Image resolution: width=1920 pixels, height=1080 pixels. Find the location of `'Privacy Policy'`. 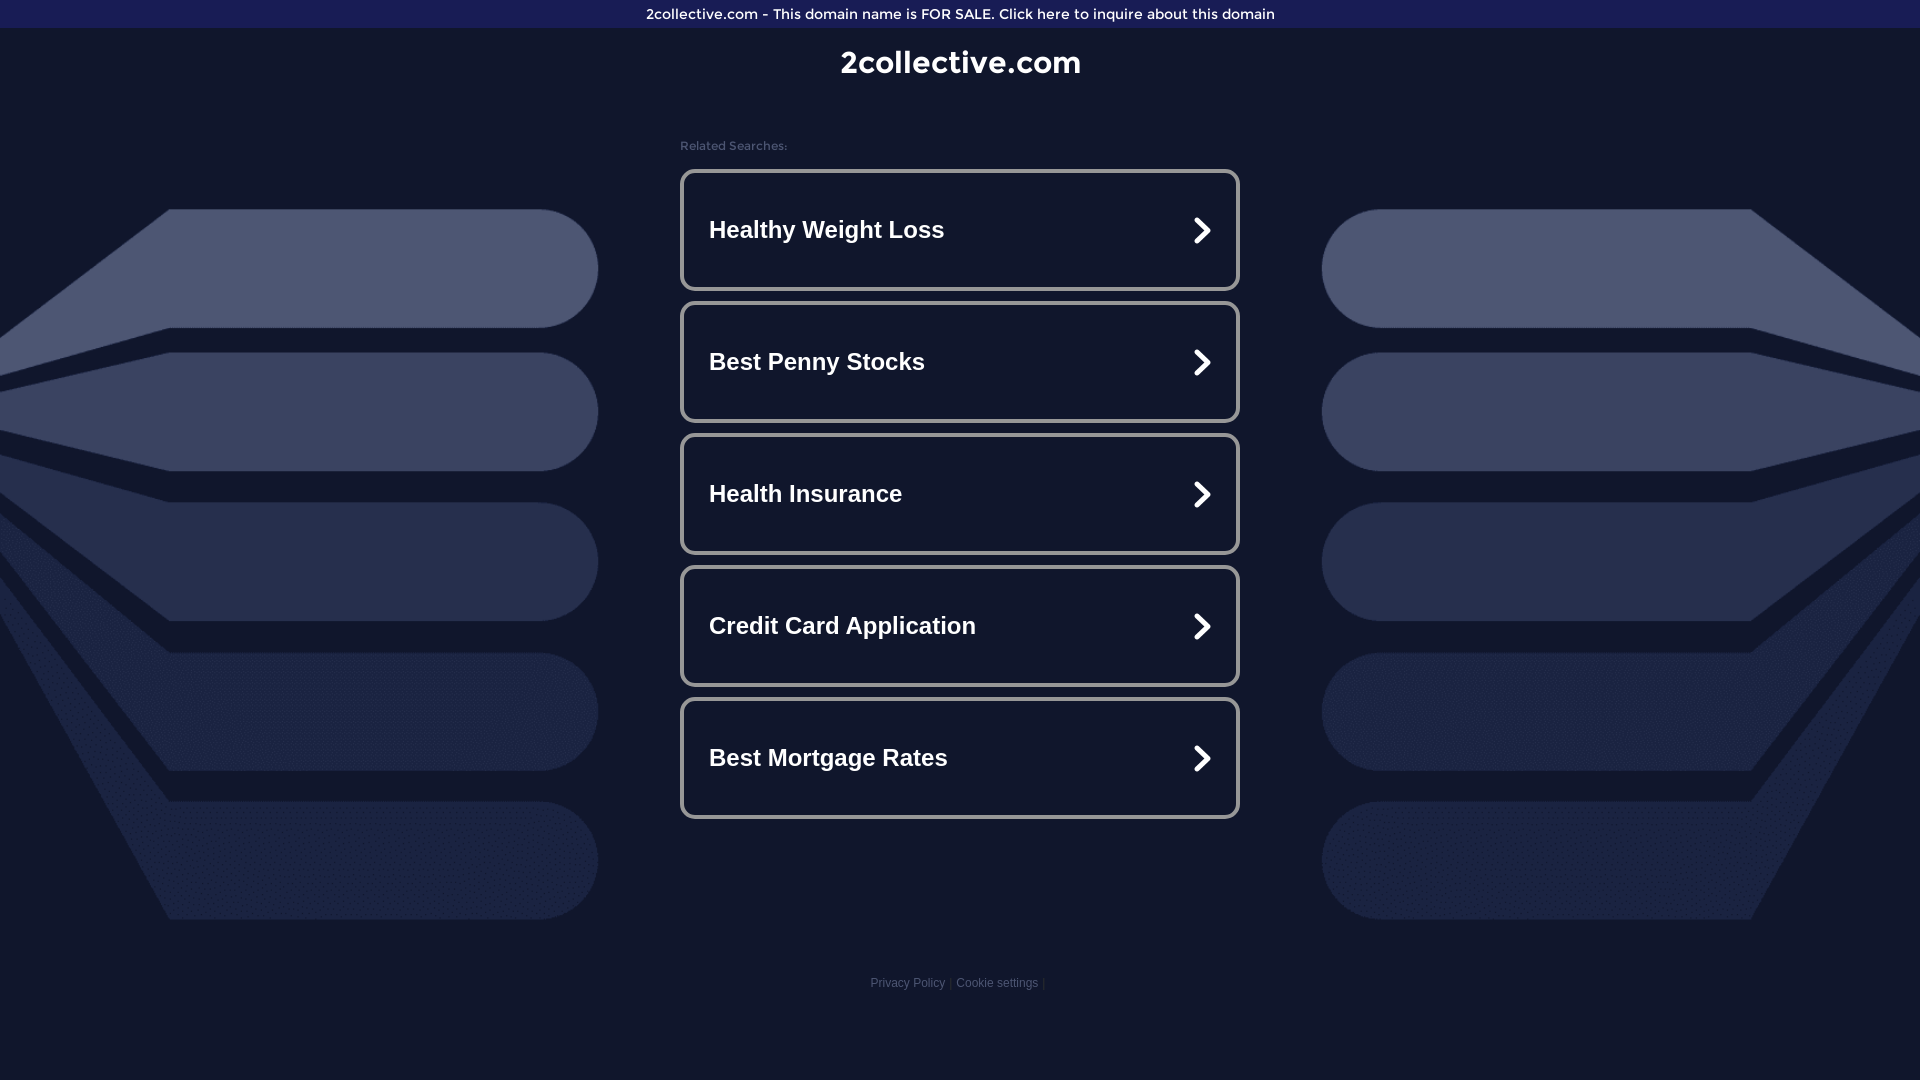

'Privacy Policy' is located at coordinates (906, 982).